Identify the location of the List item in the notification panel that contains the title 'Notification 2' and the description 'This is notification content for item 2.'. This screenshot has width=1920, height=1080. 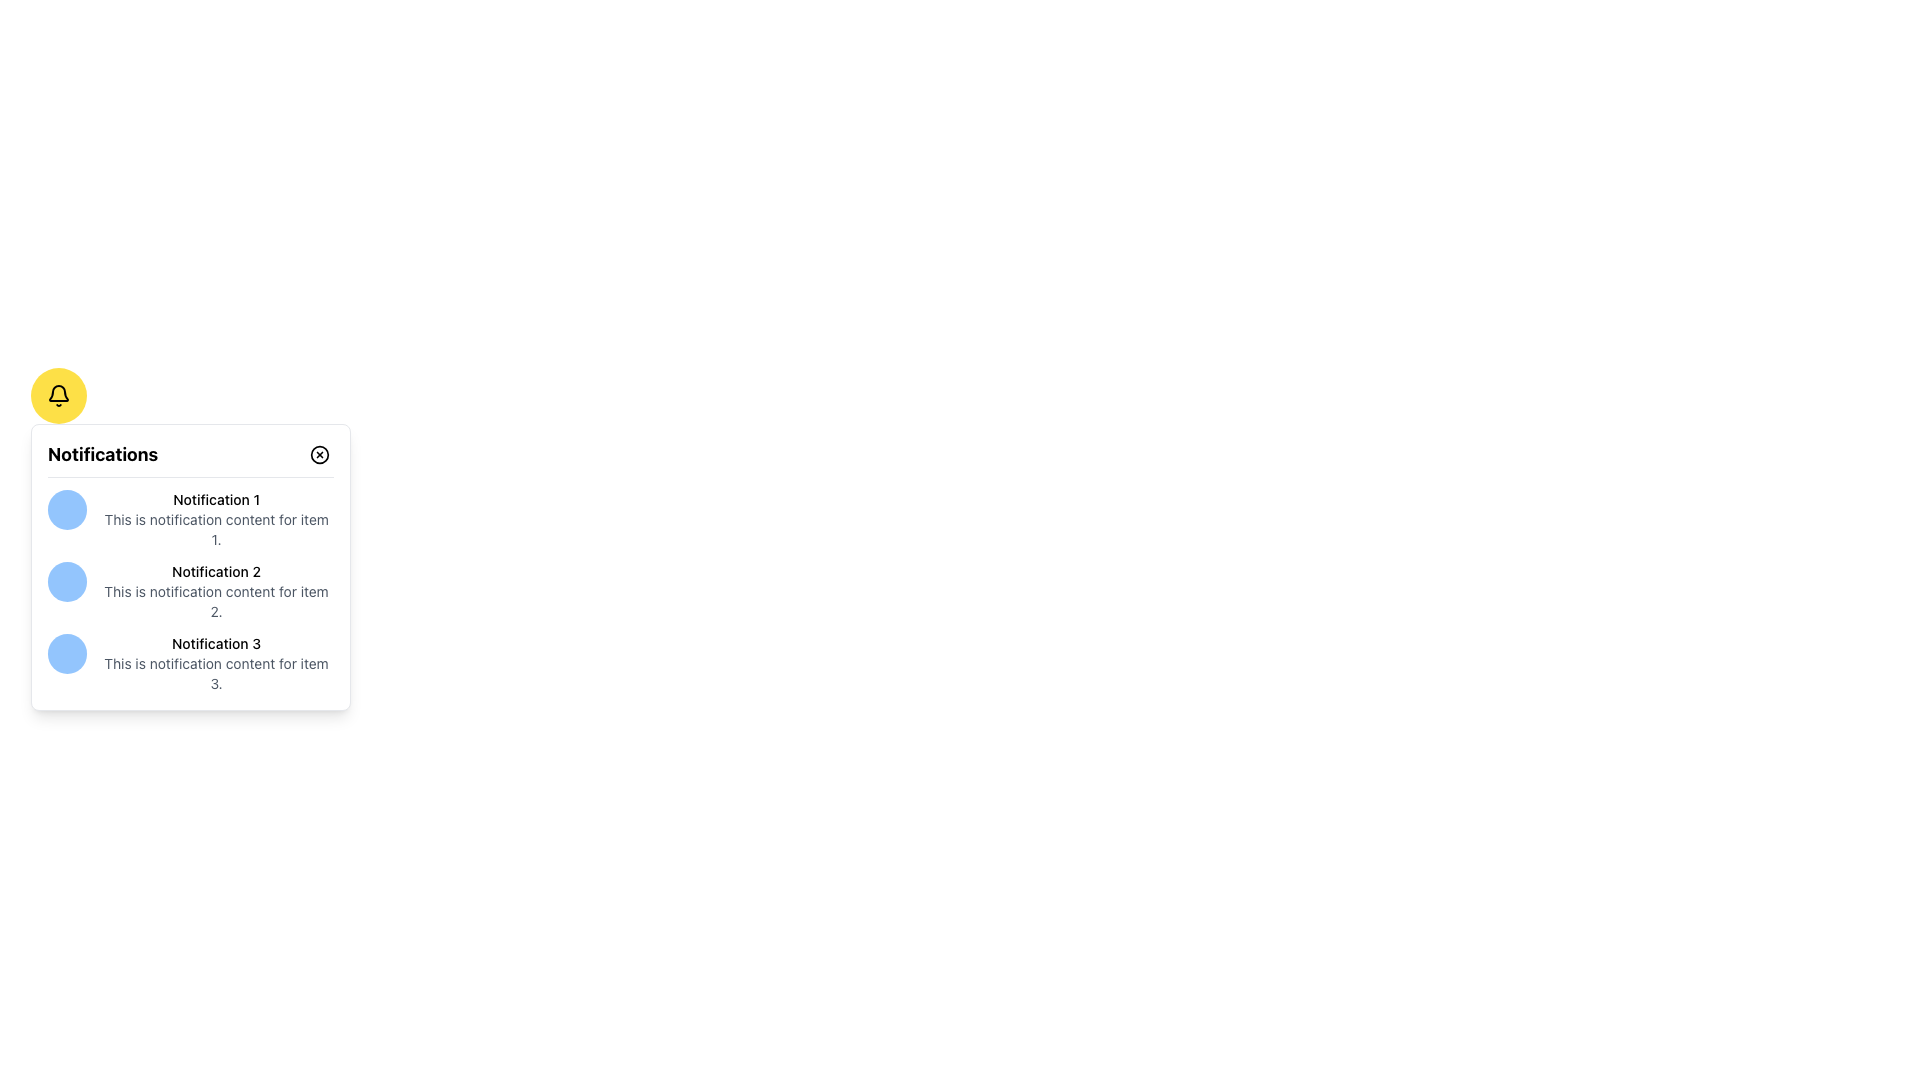
(191, 590).